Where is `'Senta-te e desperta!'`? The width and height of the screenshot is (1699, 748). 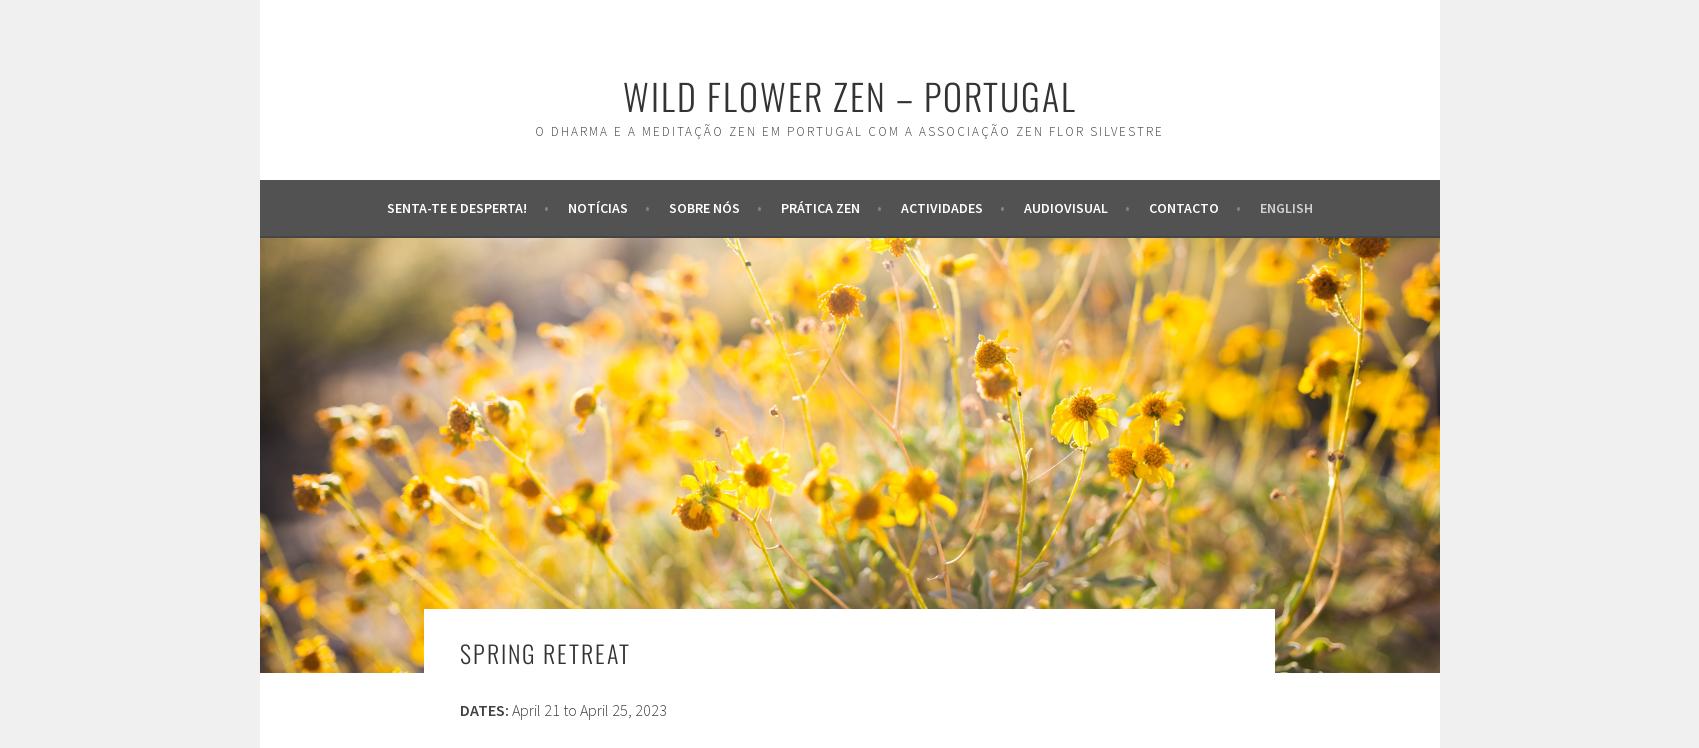 'Senta-te e desperta!' is located at coordinates (386, 206).